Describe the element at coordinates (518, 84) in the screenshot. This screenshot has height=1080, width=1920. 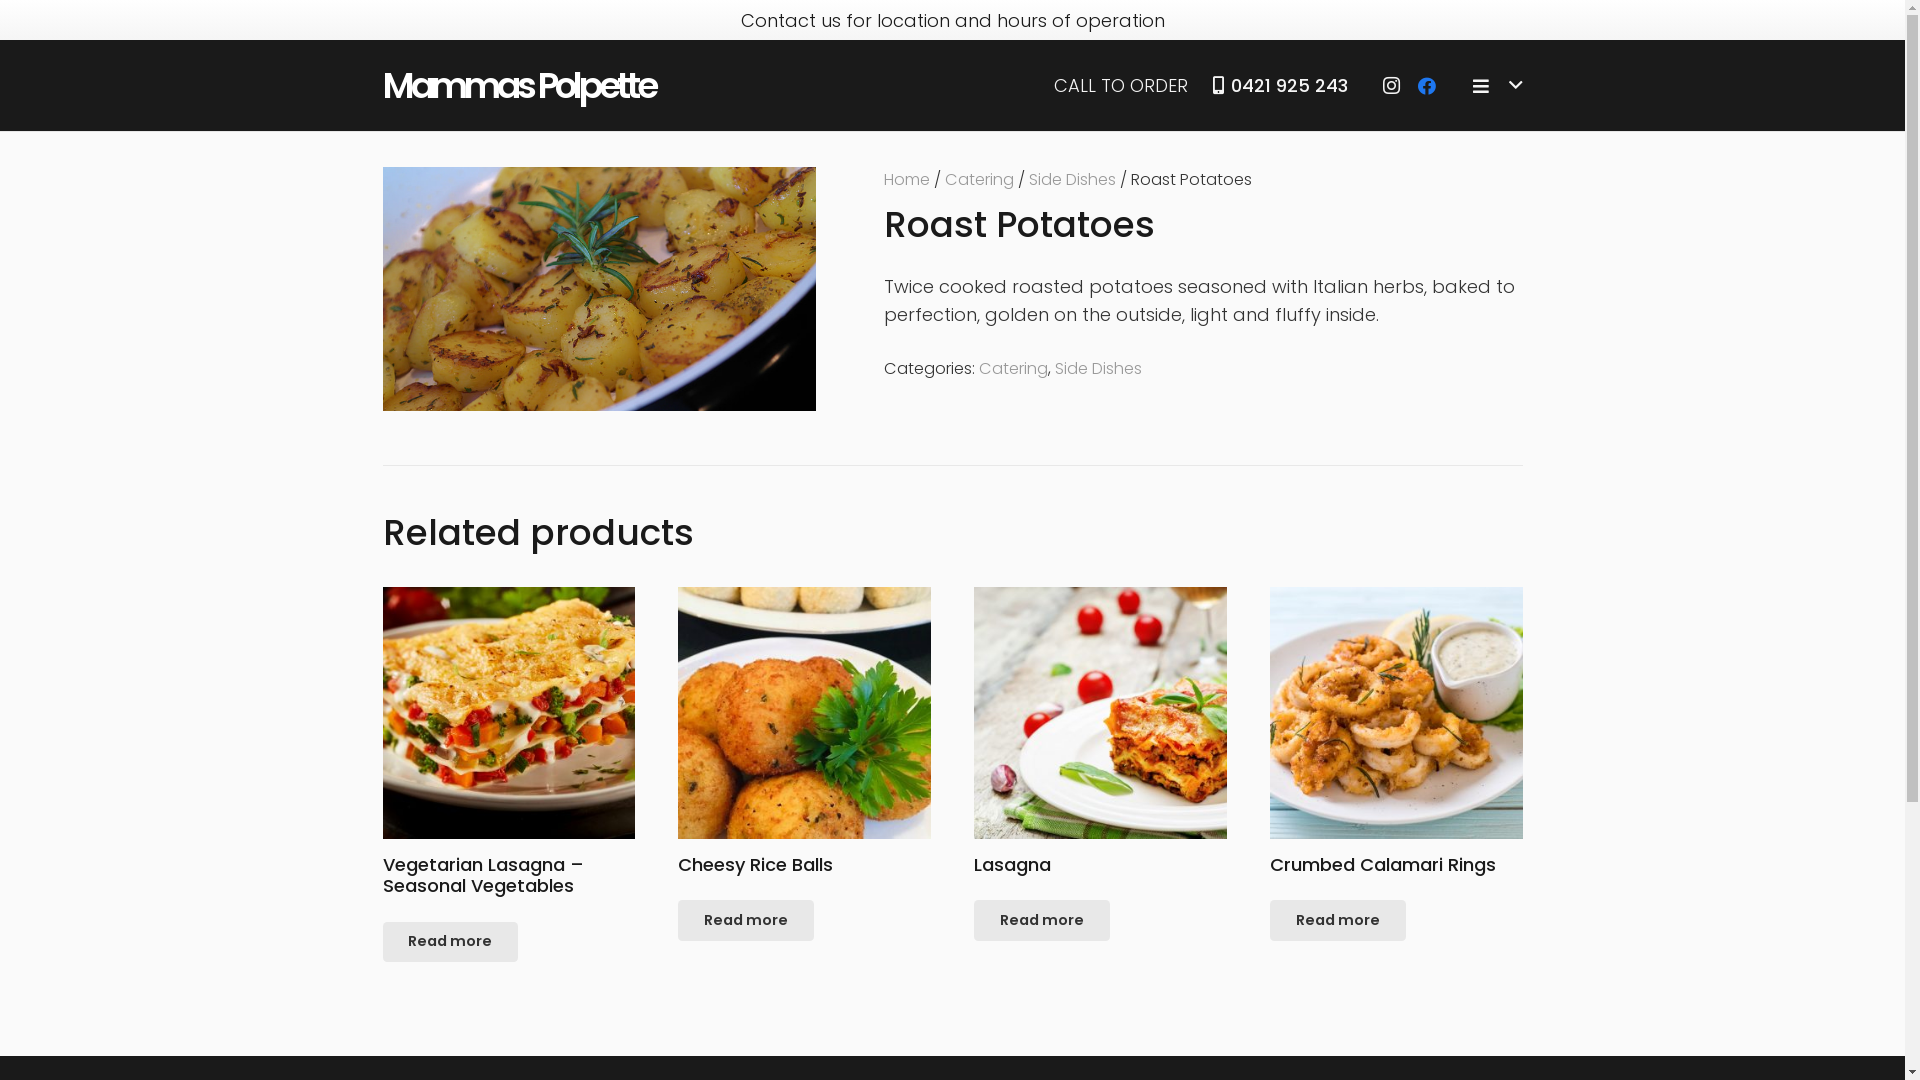
I see `'Mammas Polpette'` at that location.